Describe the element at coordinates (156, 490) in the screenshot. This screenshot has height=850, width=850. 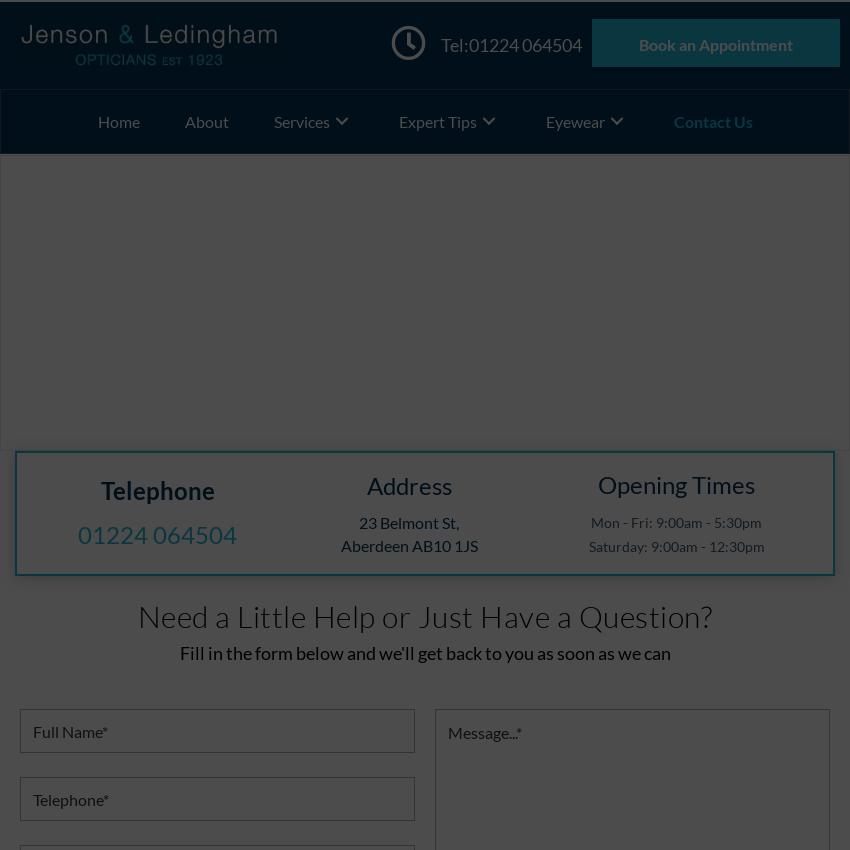
I see `'Telephone'` at that location.